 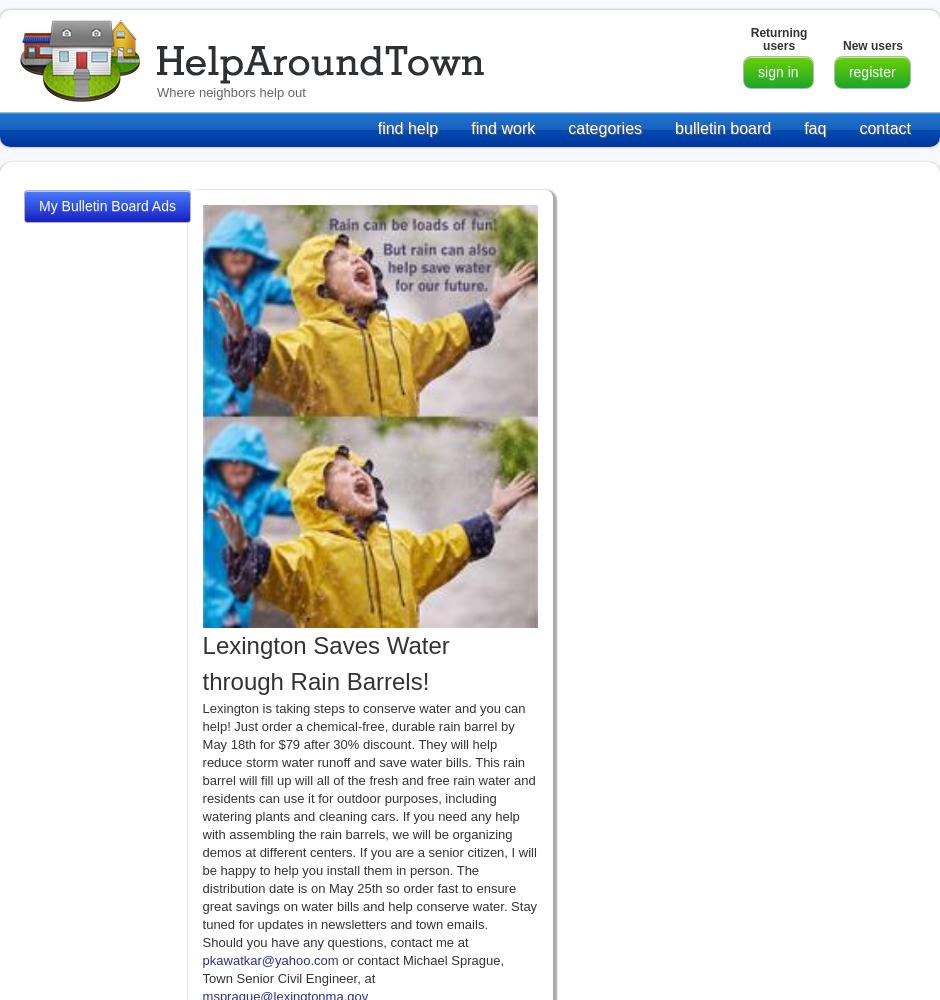 What do you see at coordinates (352, 967) in the screenshot?
I see `'or contact Michael Sprague, Town Senior Civil Engineer, at'` at bounding box center [352, 967].